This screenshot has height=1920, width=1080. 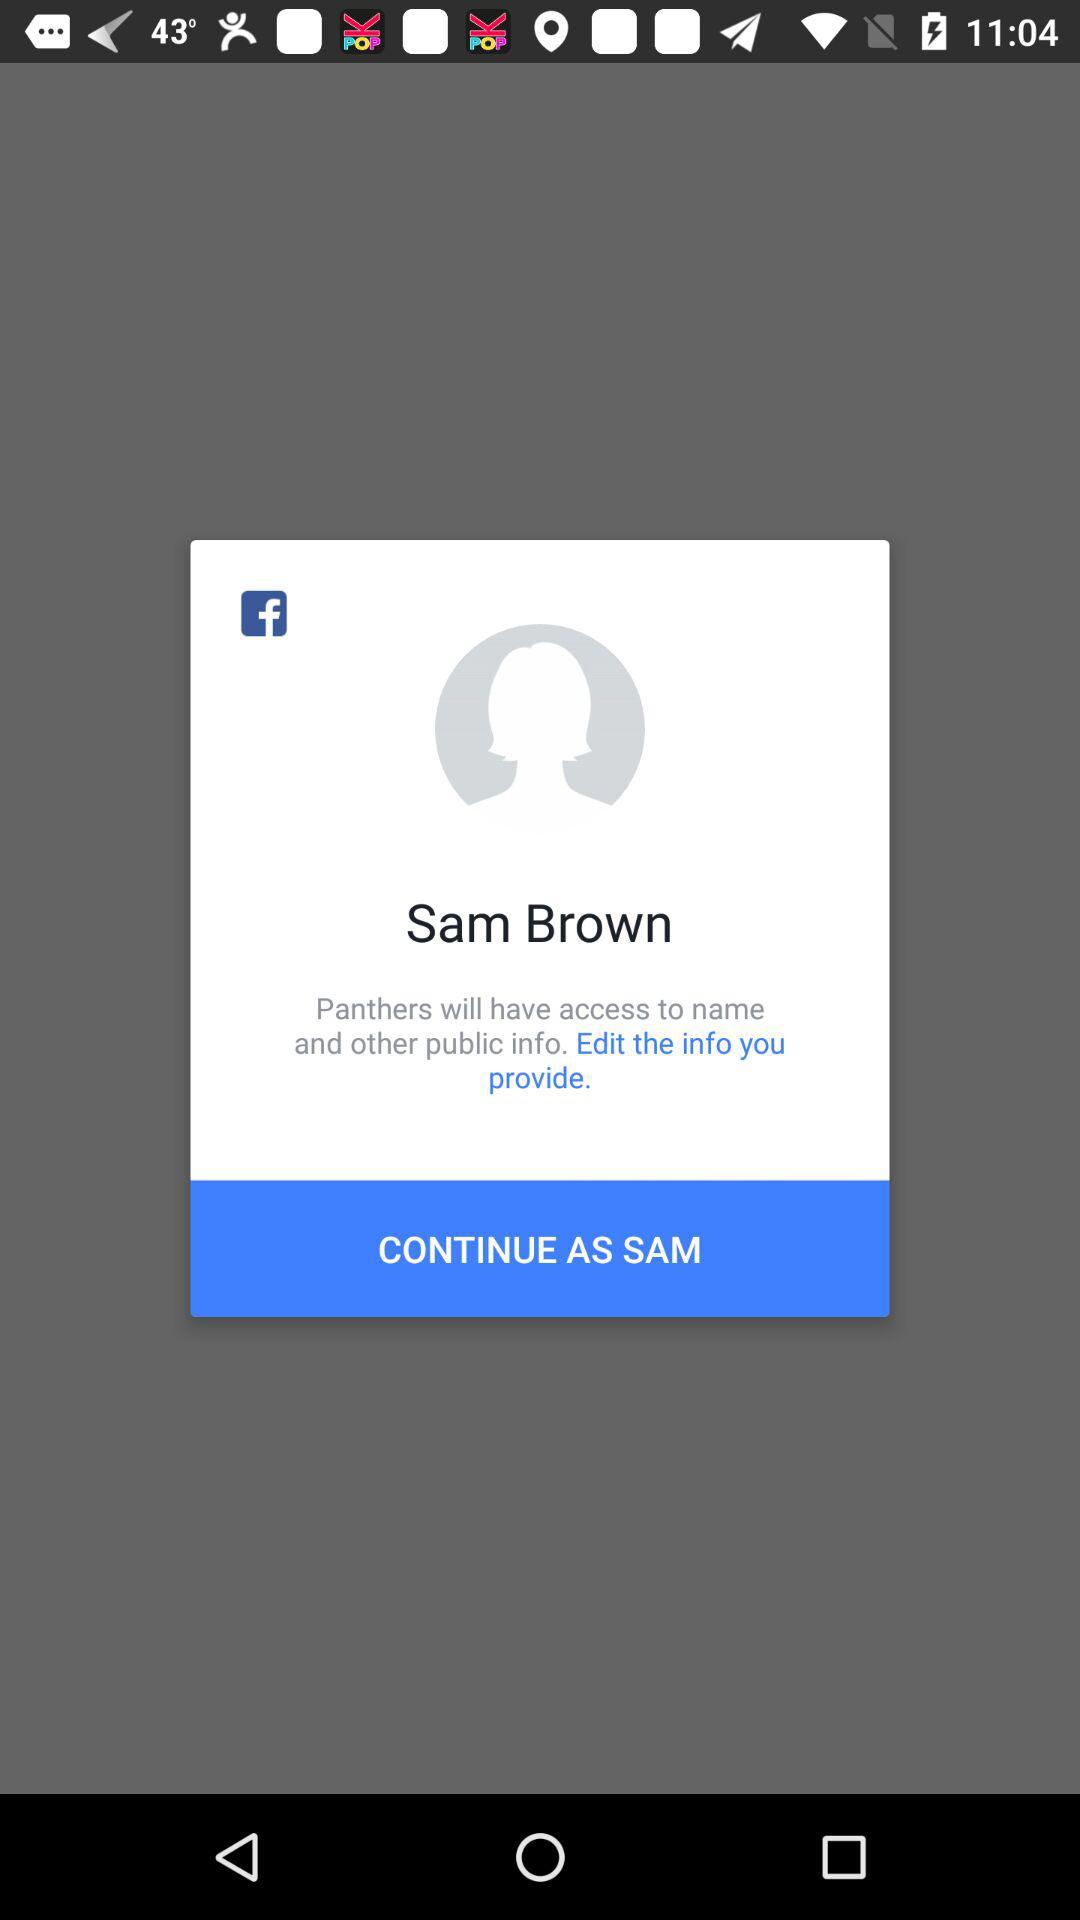 What do you see at coordinates (540, 1041) in the screenshot?
I see `the item above continue as sam item` at bounding box center [540, 1041].